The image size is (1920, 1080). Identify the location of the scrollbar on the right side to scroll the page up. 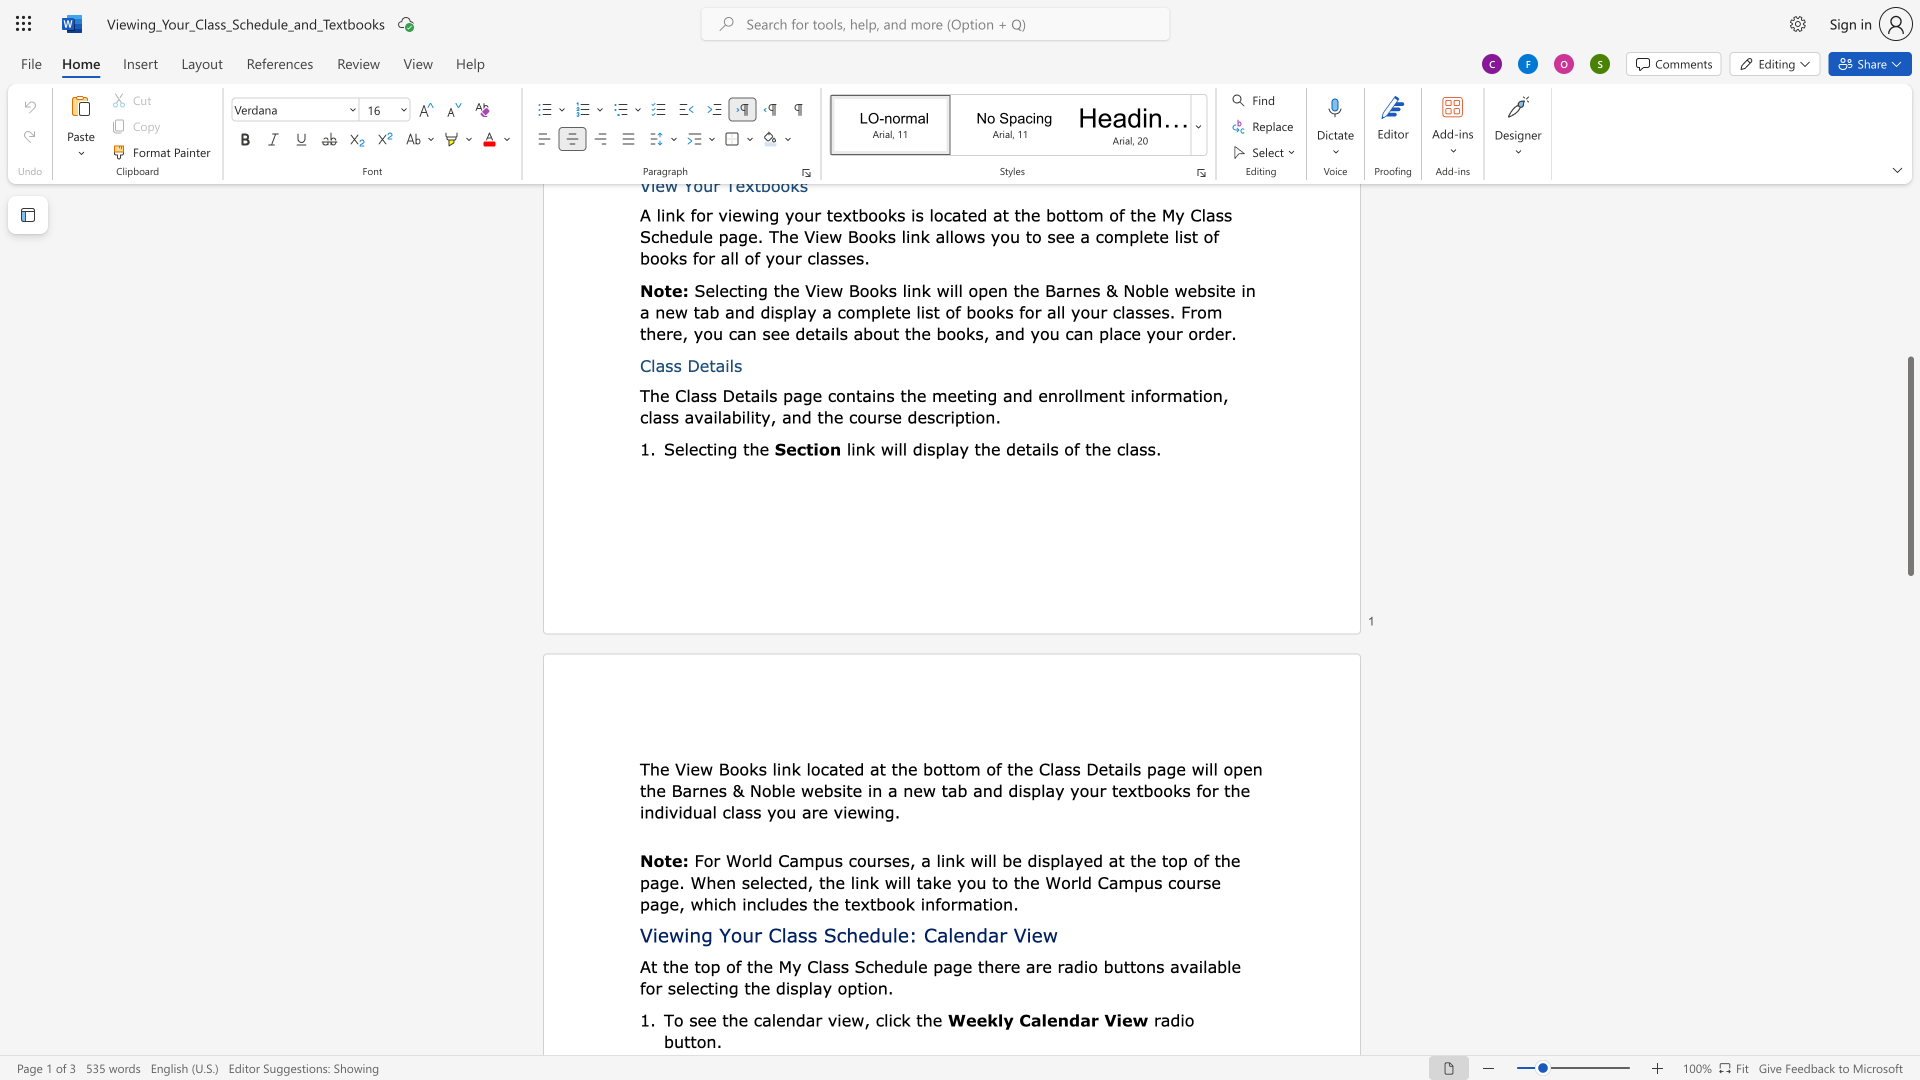
(1909, 300).